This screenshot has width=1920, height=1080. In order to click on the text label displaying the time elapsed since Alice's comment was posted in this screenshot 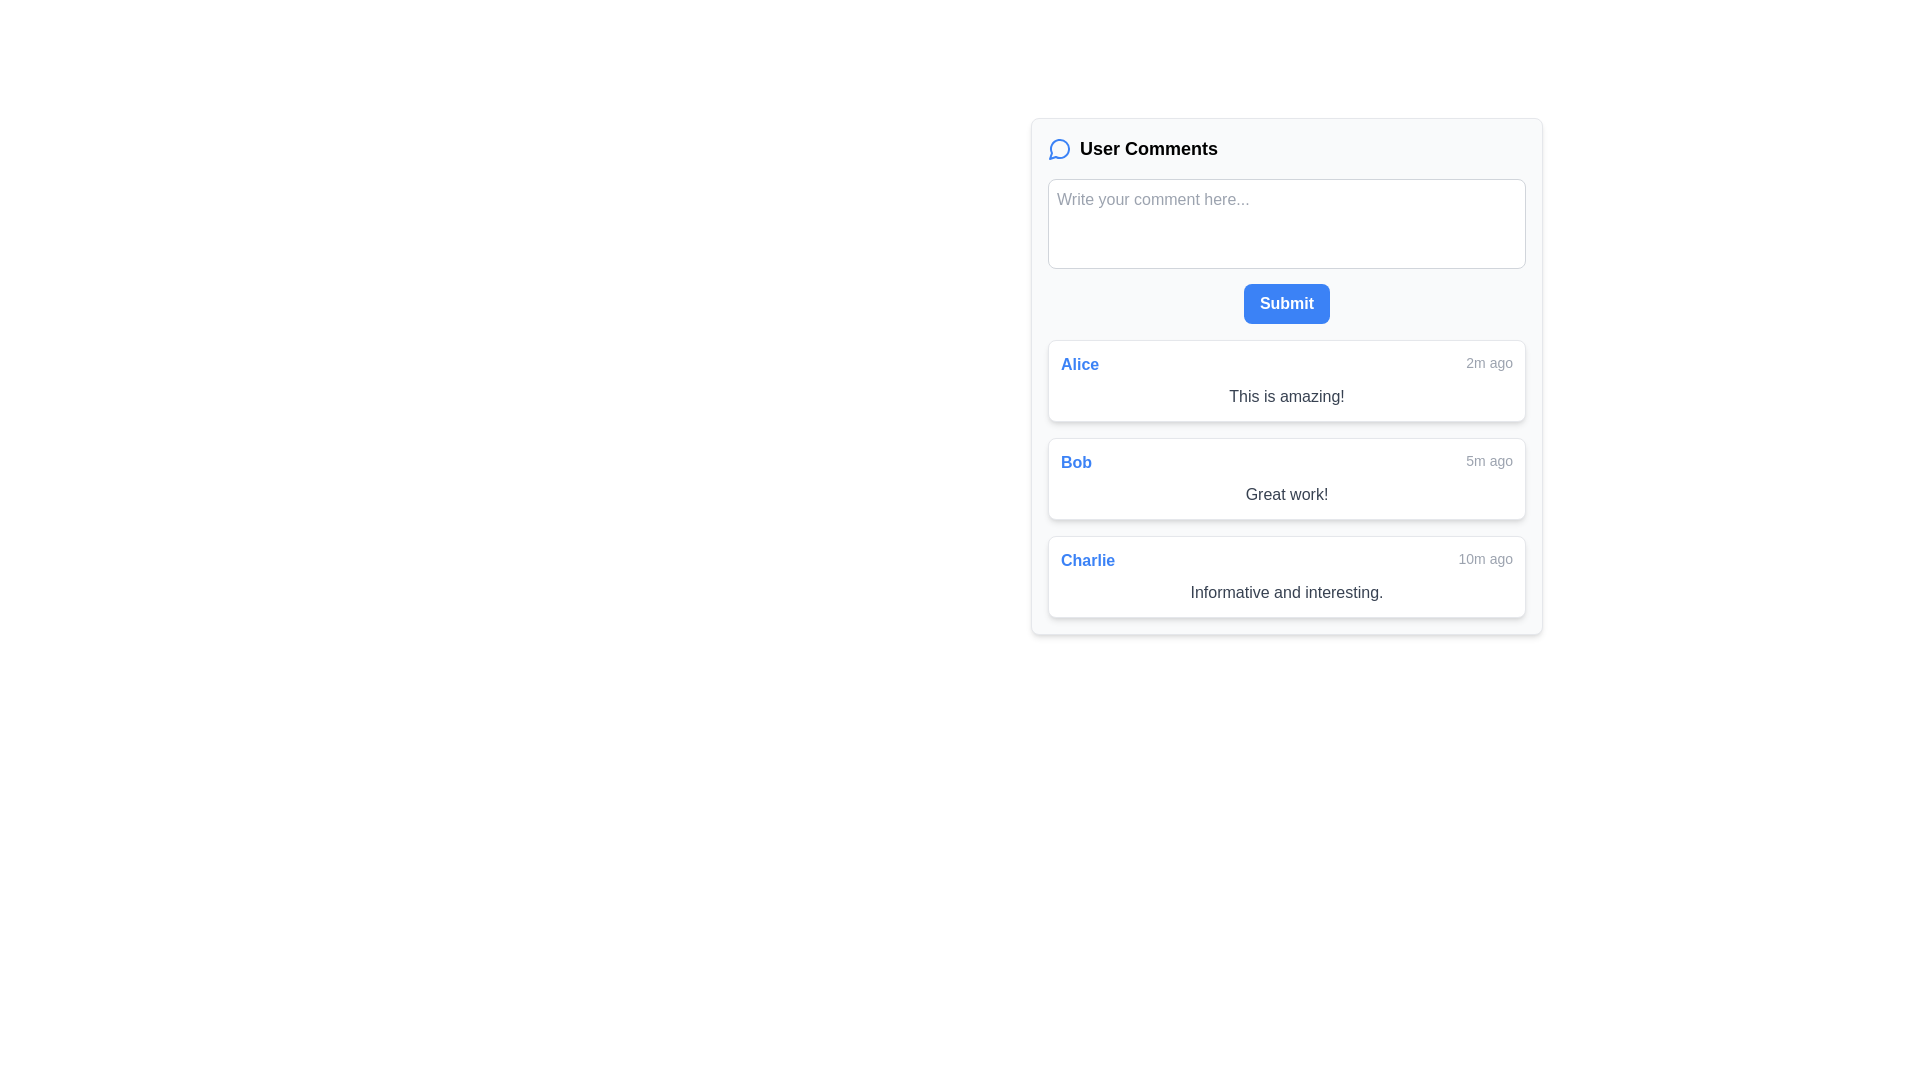, I will do `click(1489, 365)`.